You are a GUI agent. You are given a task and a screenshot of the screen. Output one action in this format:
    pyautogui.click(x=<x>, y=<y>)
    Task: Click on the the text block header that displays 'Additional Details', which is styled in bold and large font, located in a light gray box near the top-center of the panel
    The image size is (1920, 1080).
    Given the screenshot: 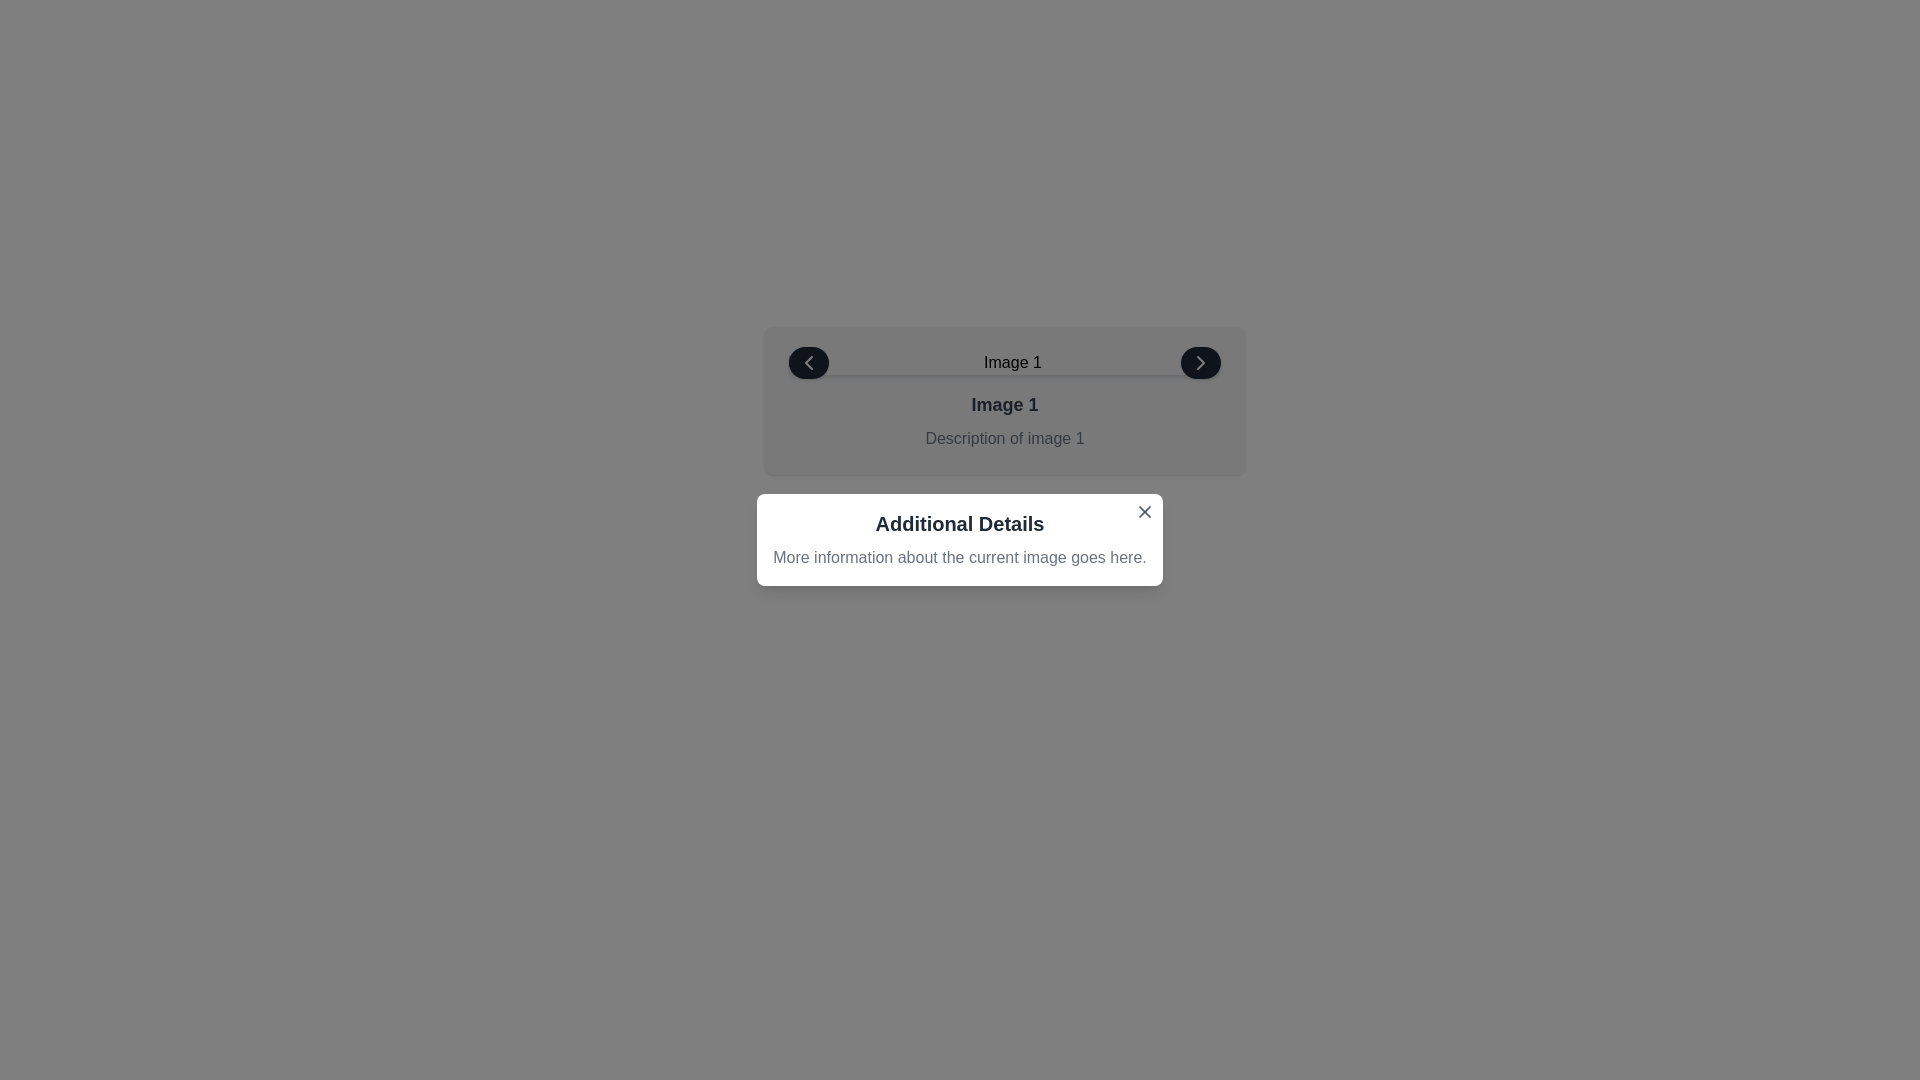 What is the action you would take?
    pyautogui.click(x=960, y=523)
    